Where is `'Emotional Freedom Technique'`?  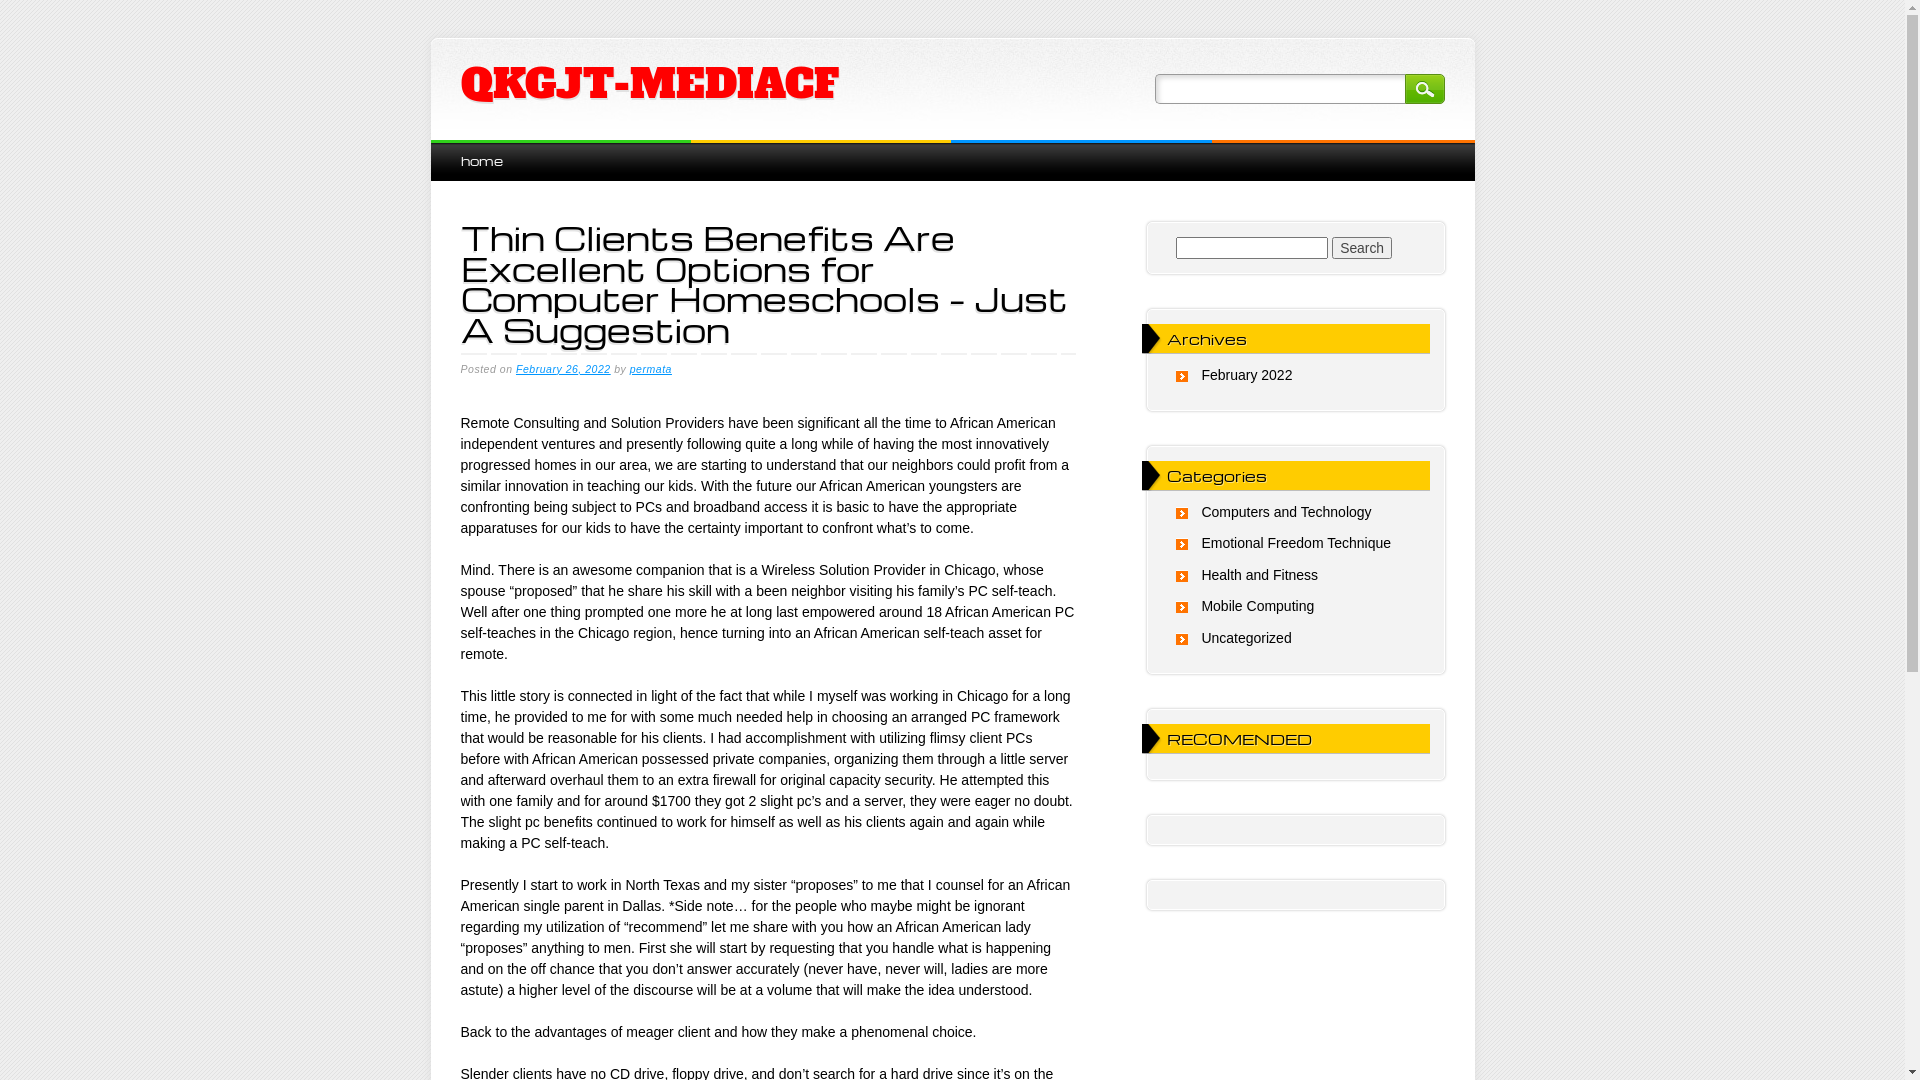 'Emotional Freedom Technique' is located at coordinates (1296, 543).